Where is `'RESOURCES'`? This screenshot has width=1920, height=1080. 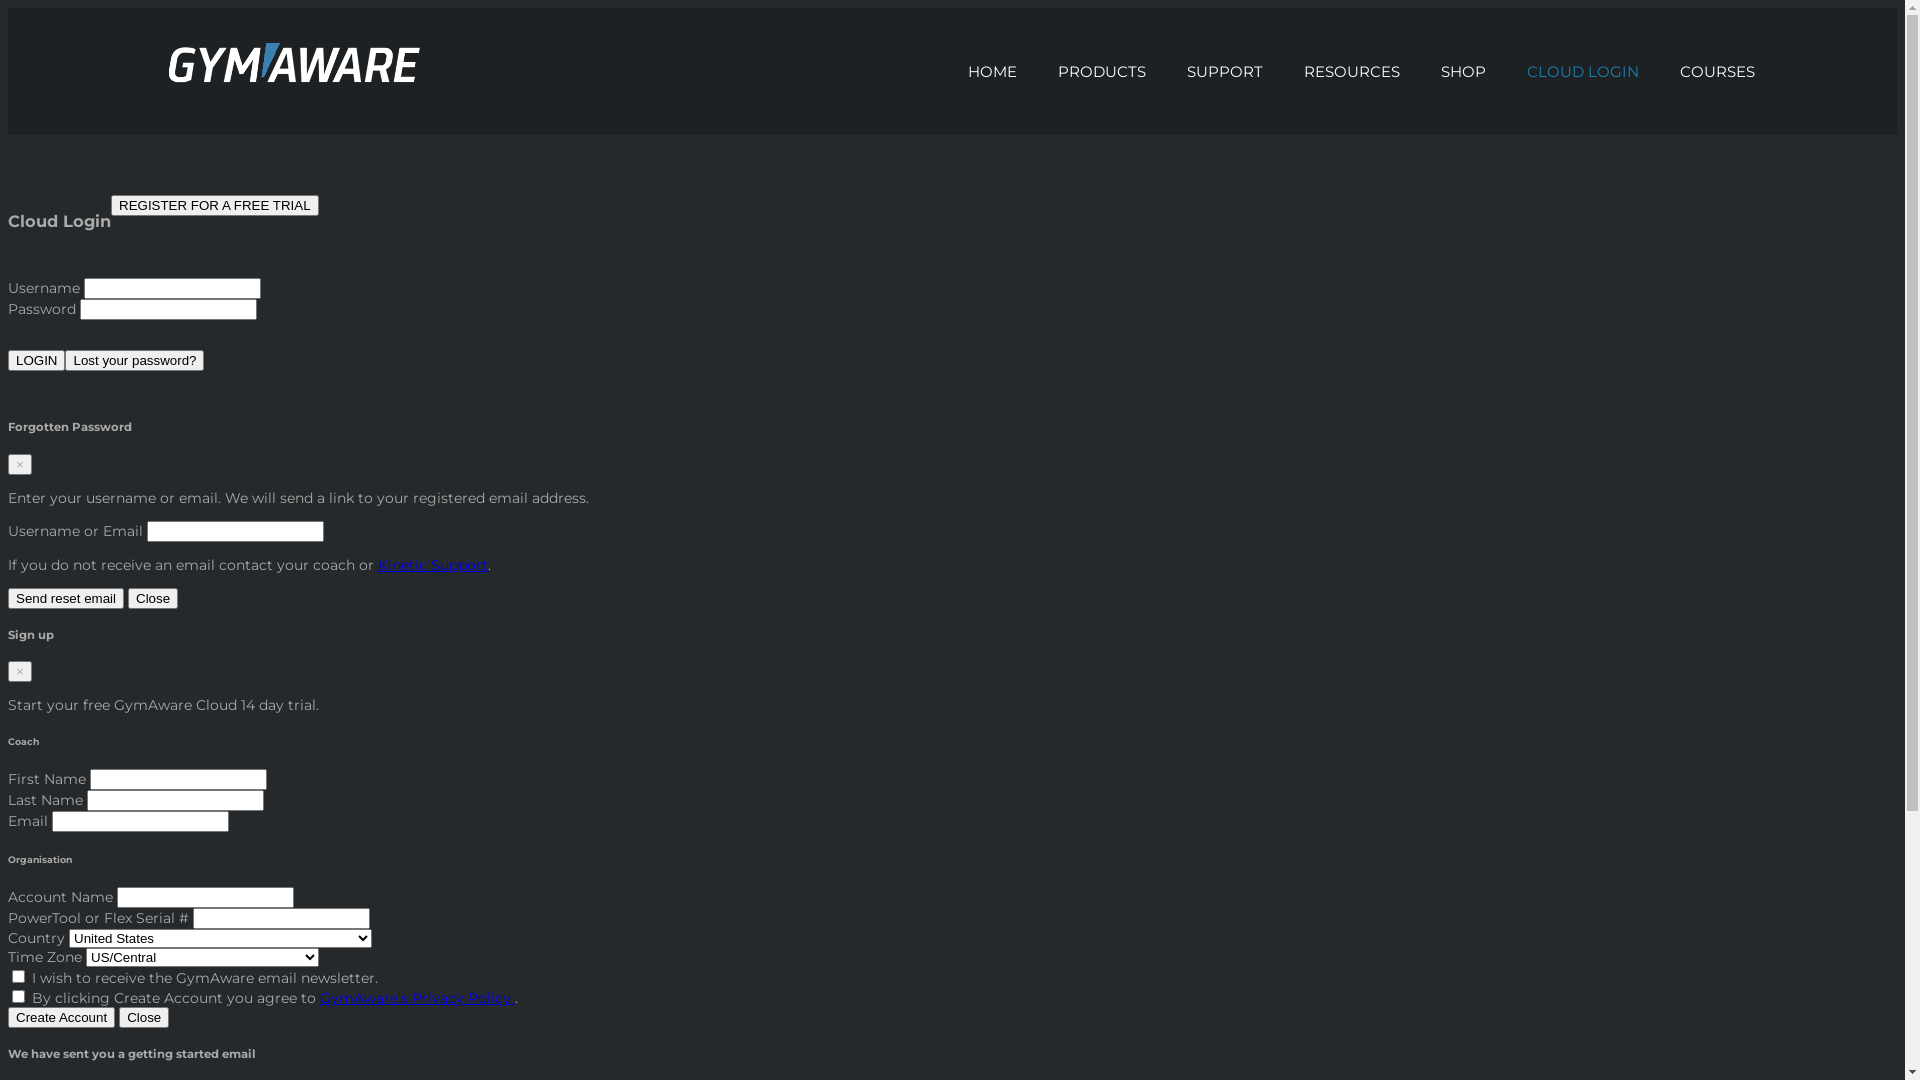
'RESOURCES' is located at coordinates (1352, 70).